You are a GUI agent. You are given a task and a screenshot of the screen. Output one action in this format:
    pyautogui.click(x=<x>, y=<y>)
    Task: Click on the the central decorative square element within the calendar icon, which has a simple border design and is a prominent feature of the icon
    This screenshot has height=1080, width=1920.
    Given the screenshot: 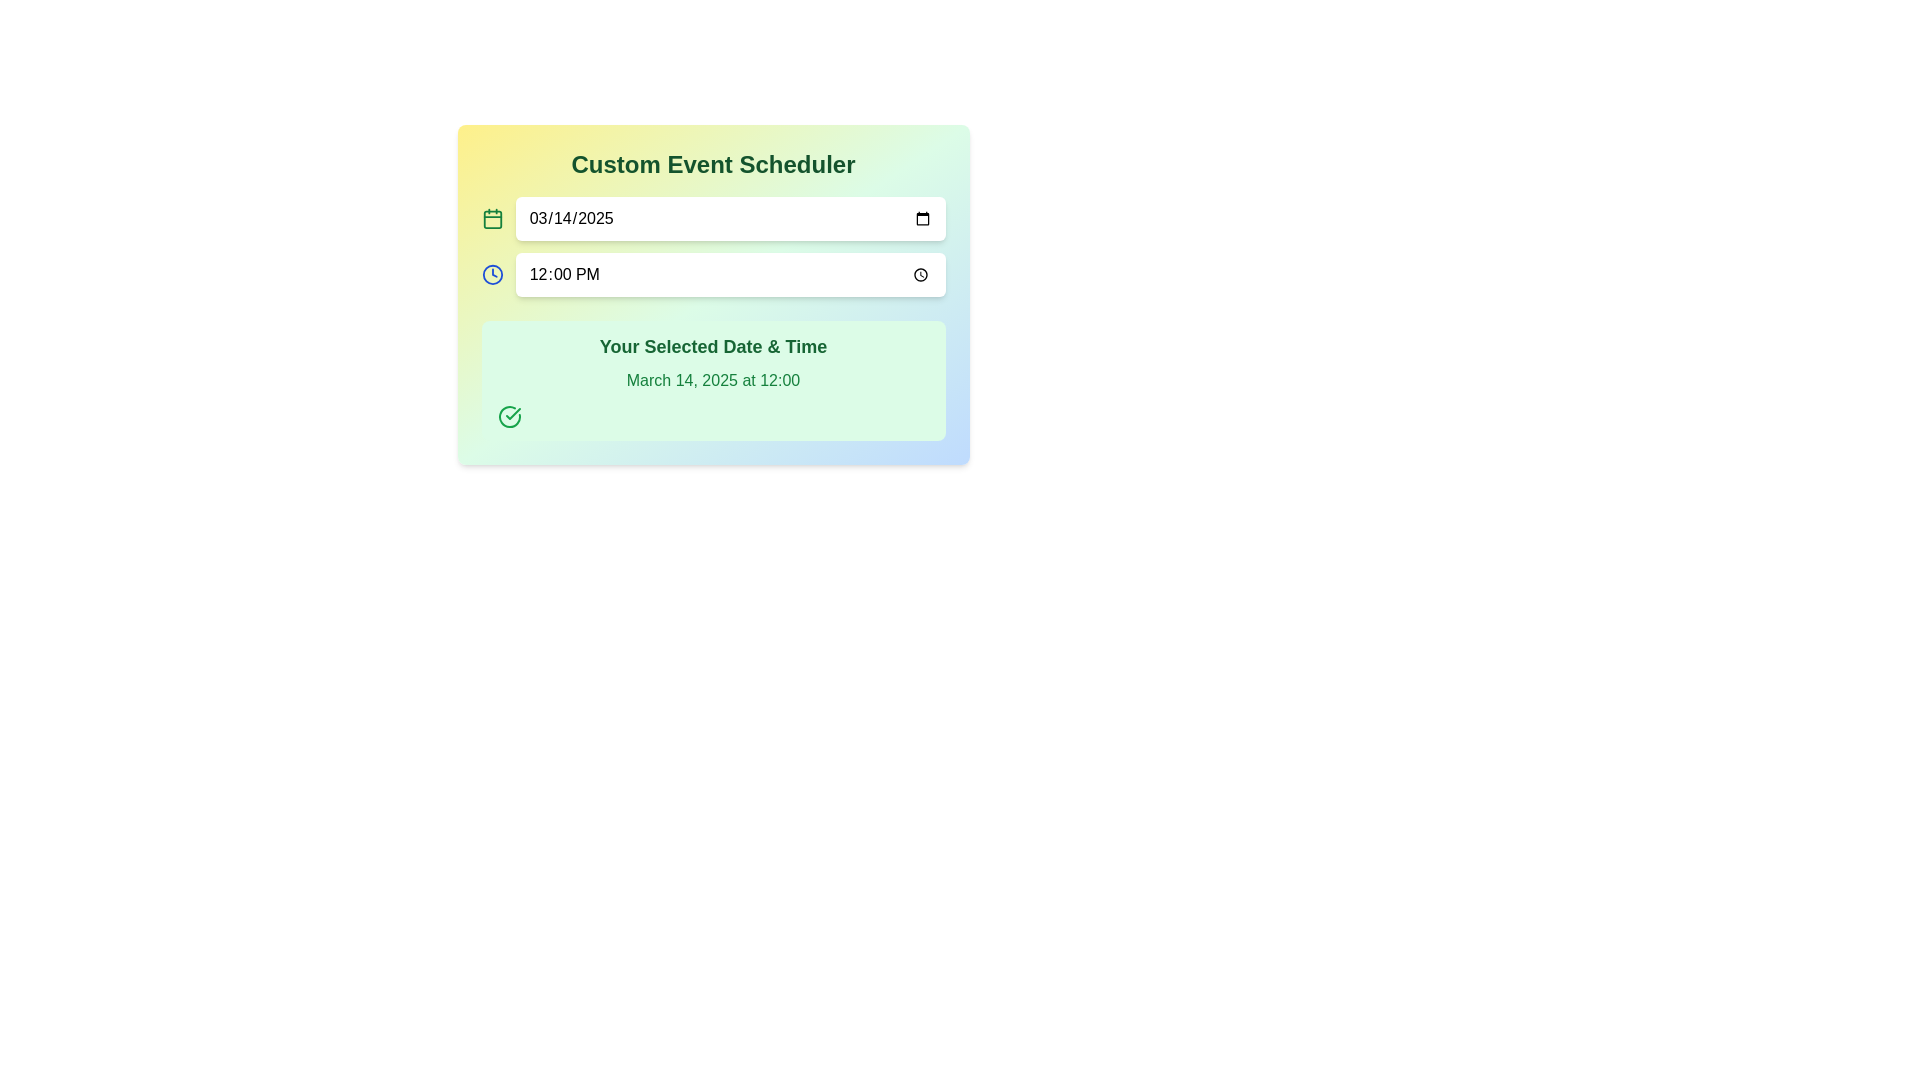 What is the action you would take?
    pyautogui.click(x=492, y=219)
    